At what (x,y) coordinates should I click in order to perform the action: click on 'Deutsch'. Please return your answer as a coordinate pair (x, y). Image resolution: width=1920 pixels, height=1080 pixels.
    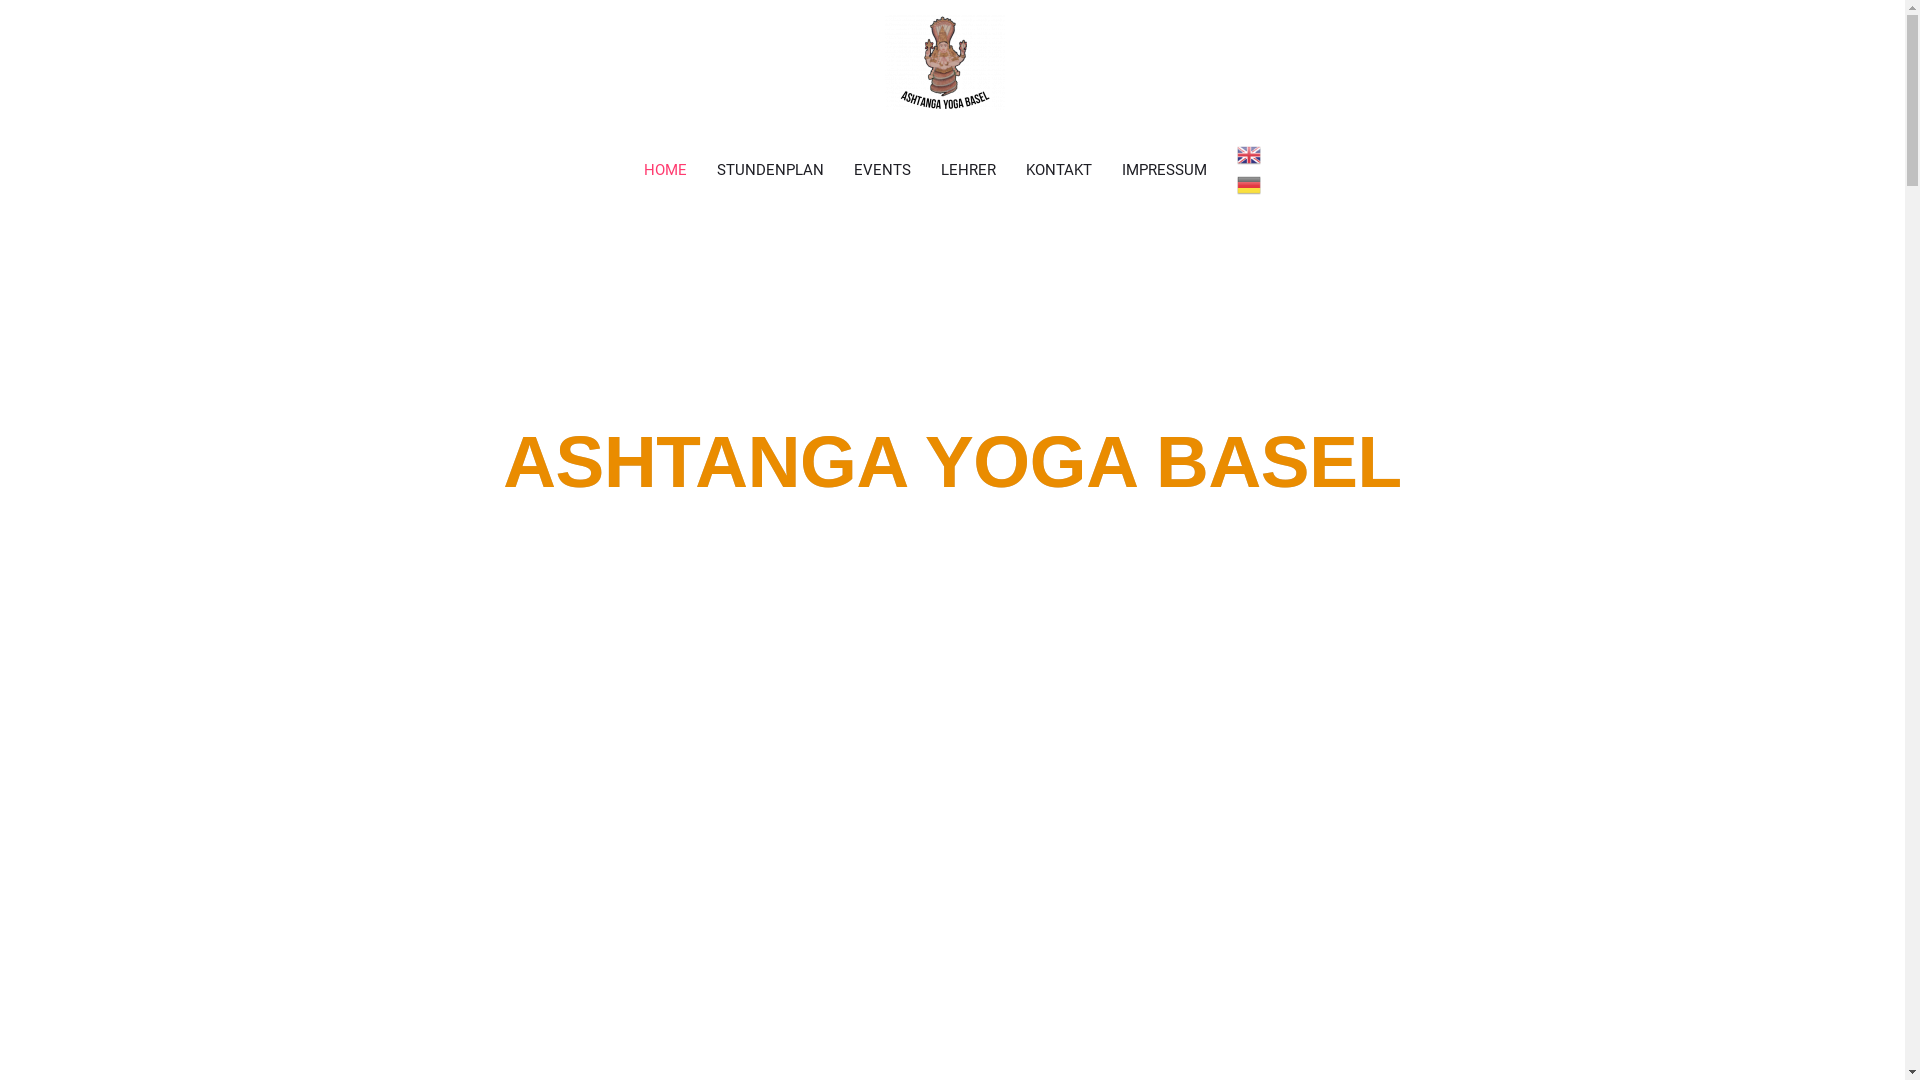
    Looking at the image, I should click on (1247, 185).